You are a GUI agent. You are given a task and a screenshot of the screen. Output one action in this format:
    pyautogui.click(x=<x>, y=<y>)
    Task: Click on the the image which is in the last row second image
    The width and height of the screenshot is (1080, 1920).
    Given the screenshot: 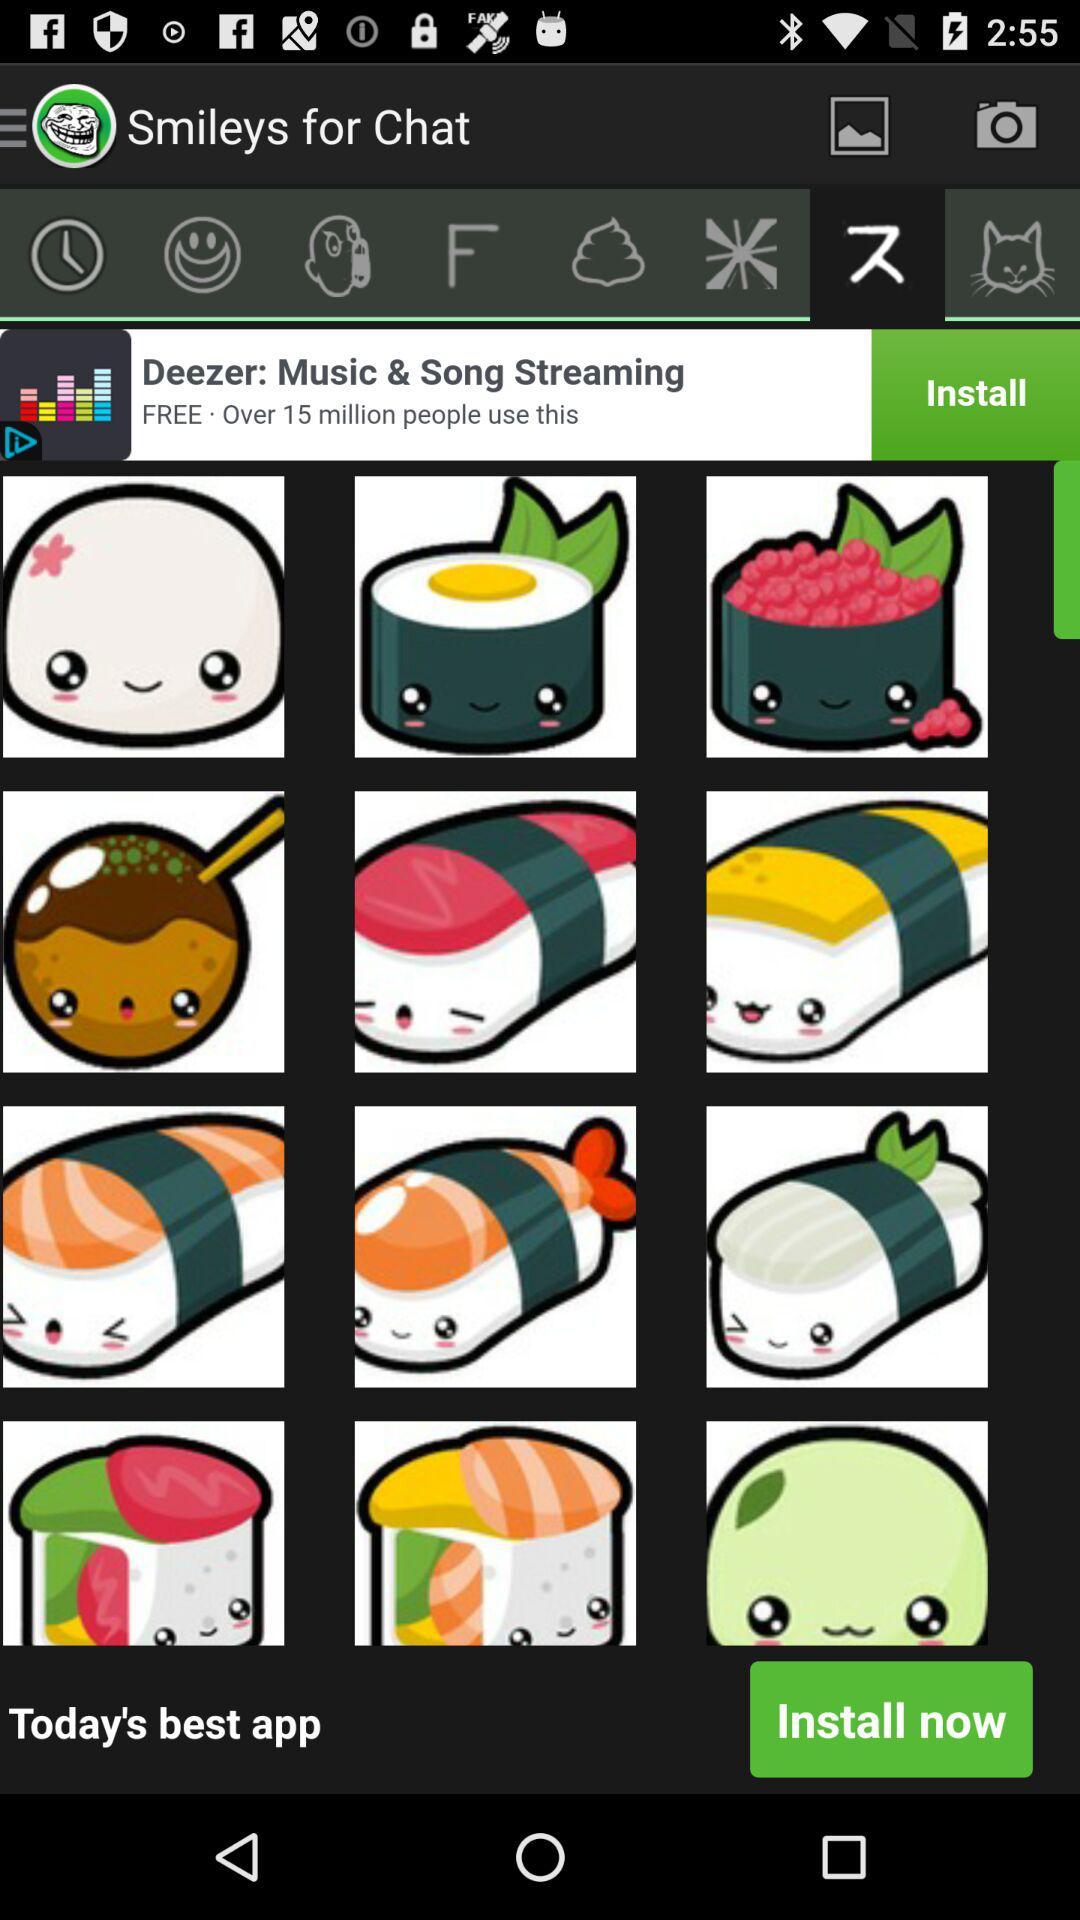 What is the action you would take?
    pyautogui.click(x=495, y=1532)
    